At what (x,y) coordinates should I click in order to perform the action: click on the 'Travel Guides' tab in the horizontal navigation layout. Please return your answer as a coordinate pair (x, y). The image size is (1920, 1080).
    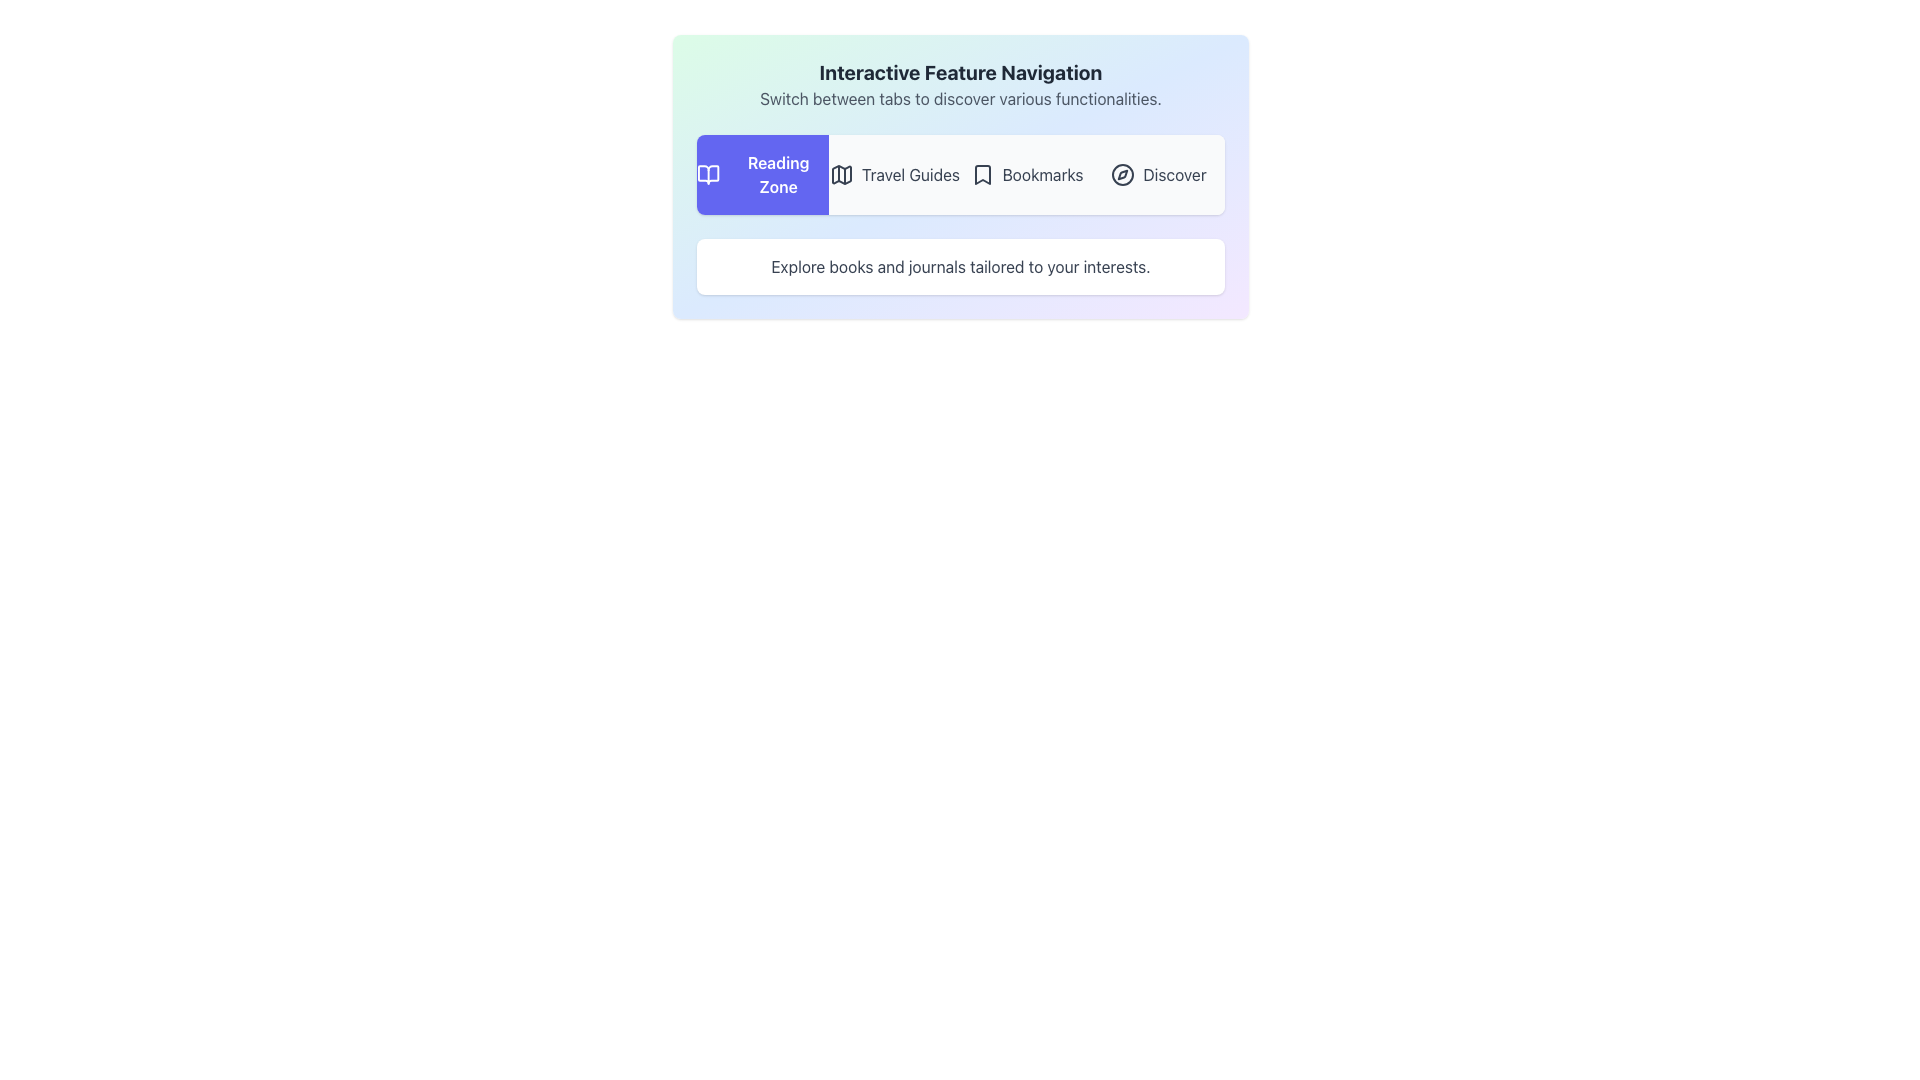
    Looking at the image, I should click on (960, 173).